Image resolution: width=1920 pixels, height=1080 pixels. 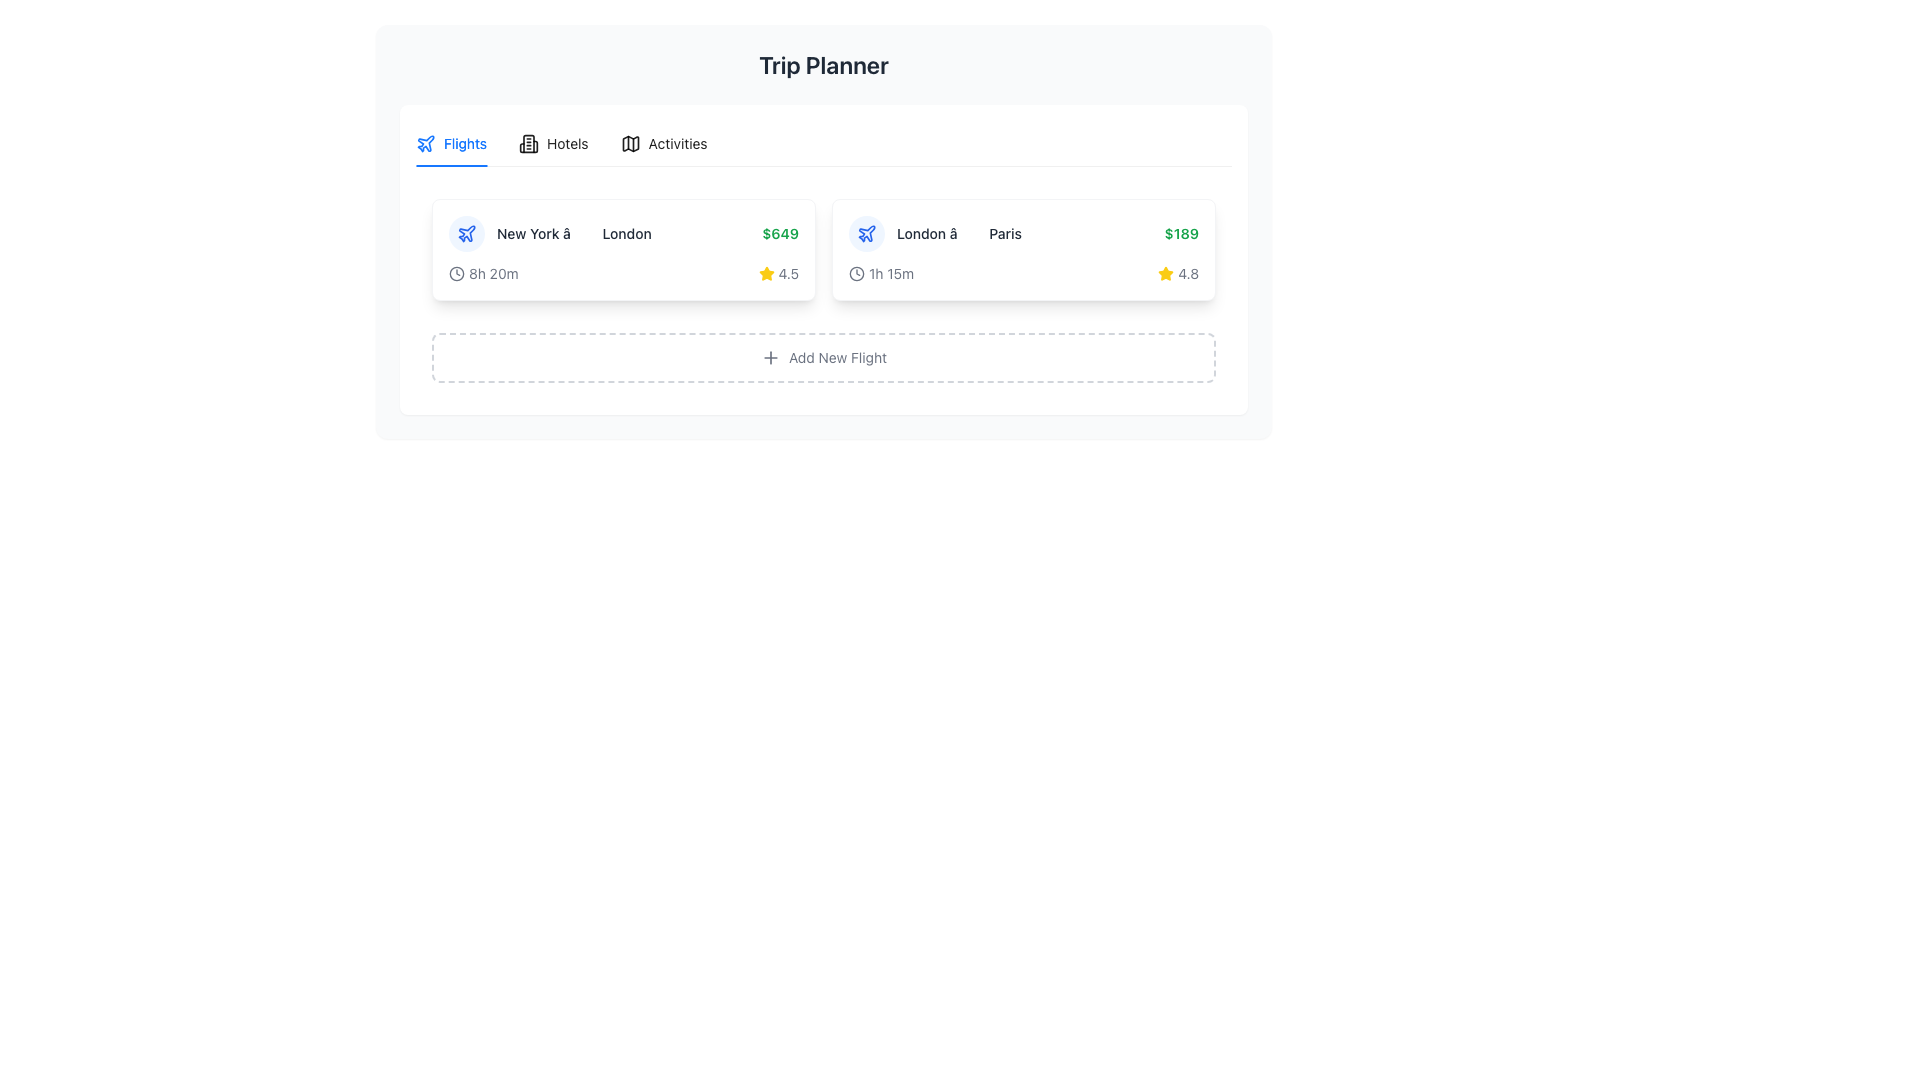 What do you see at coordinates (483, 273) in the screenshot?
I see `flight duration indicated by the Text with Icon element located on the left side of the flight information segment, below the route description from 'New York' to 'London'` at bounding box center [483, 273].